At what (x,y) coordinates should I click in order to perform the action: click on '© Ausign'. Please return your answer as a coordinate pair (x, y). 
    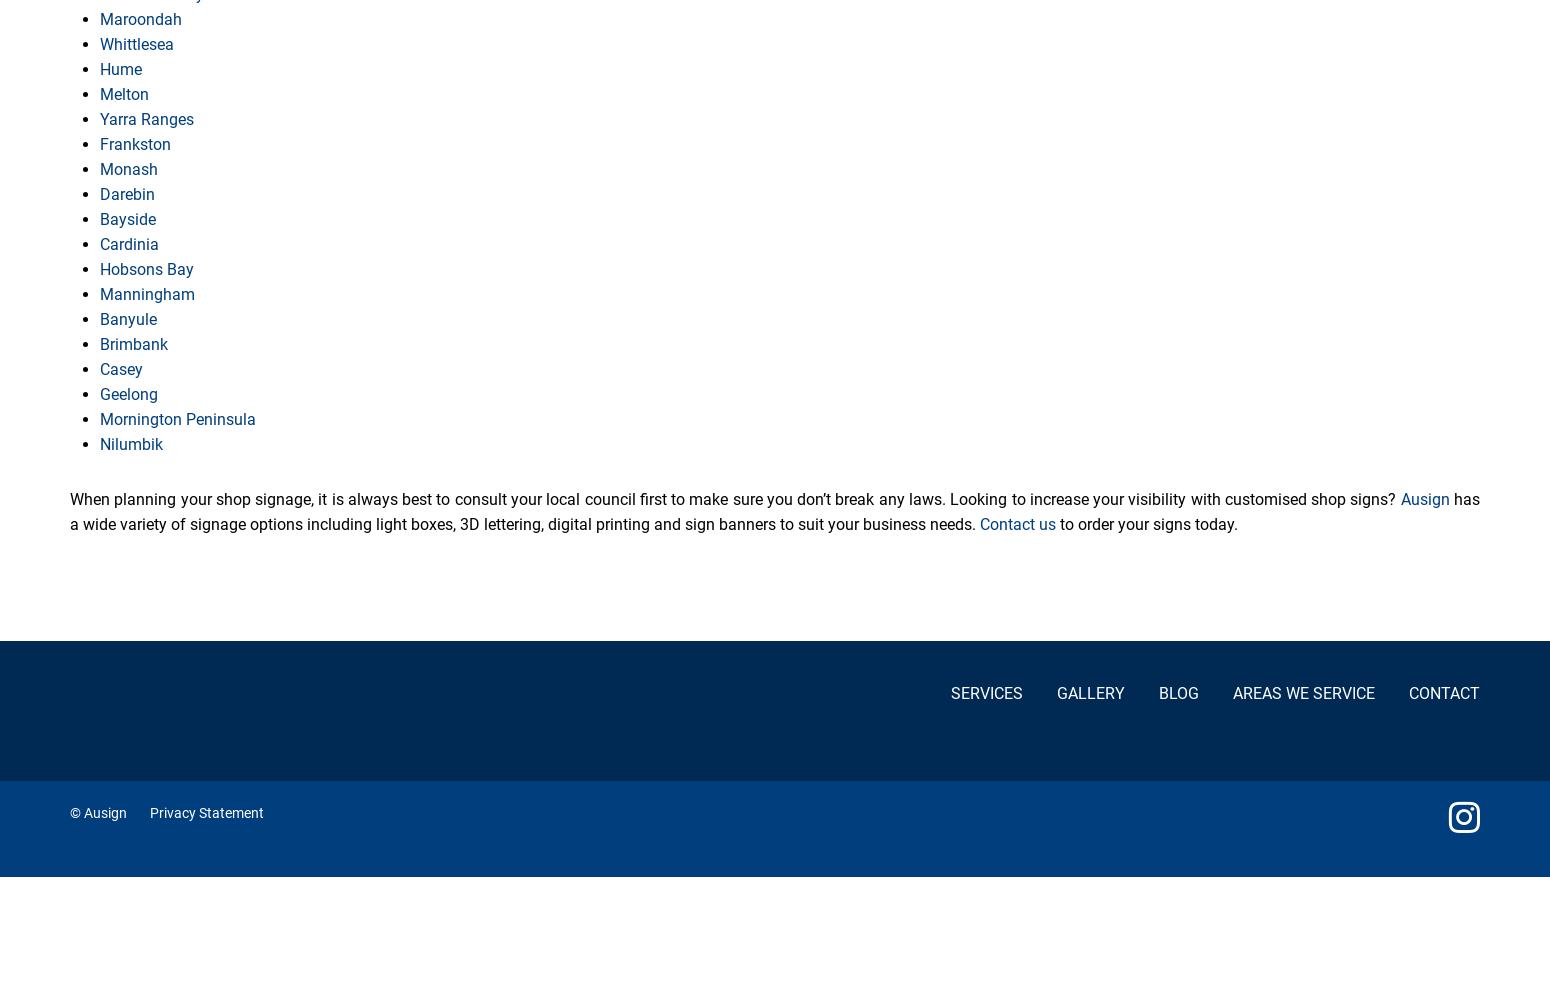
    Looking at the image, I should click on (99, 812).